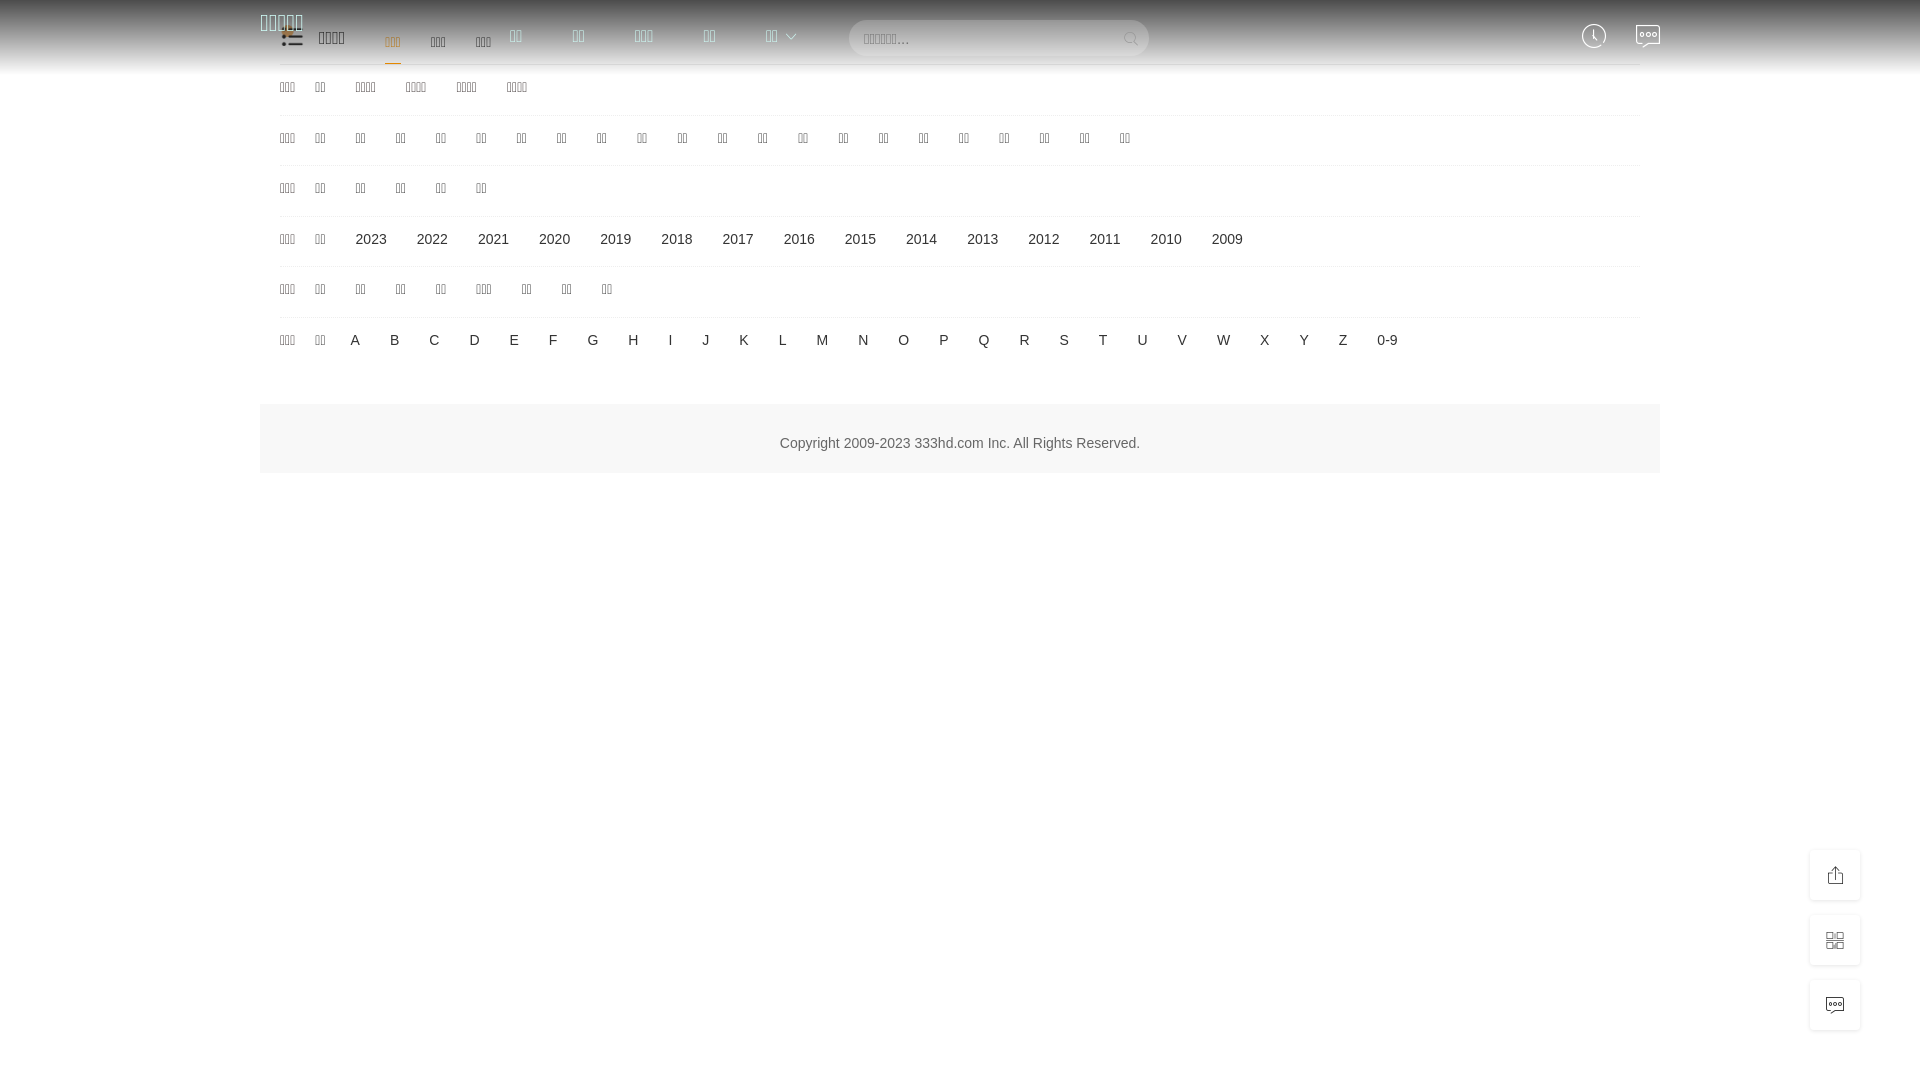 The height and width of the screenshot is (1080, 1920). Describe the element at coordinates (1222, 339) in the screenshot. I see `'W'` at that location.